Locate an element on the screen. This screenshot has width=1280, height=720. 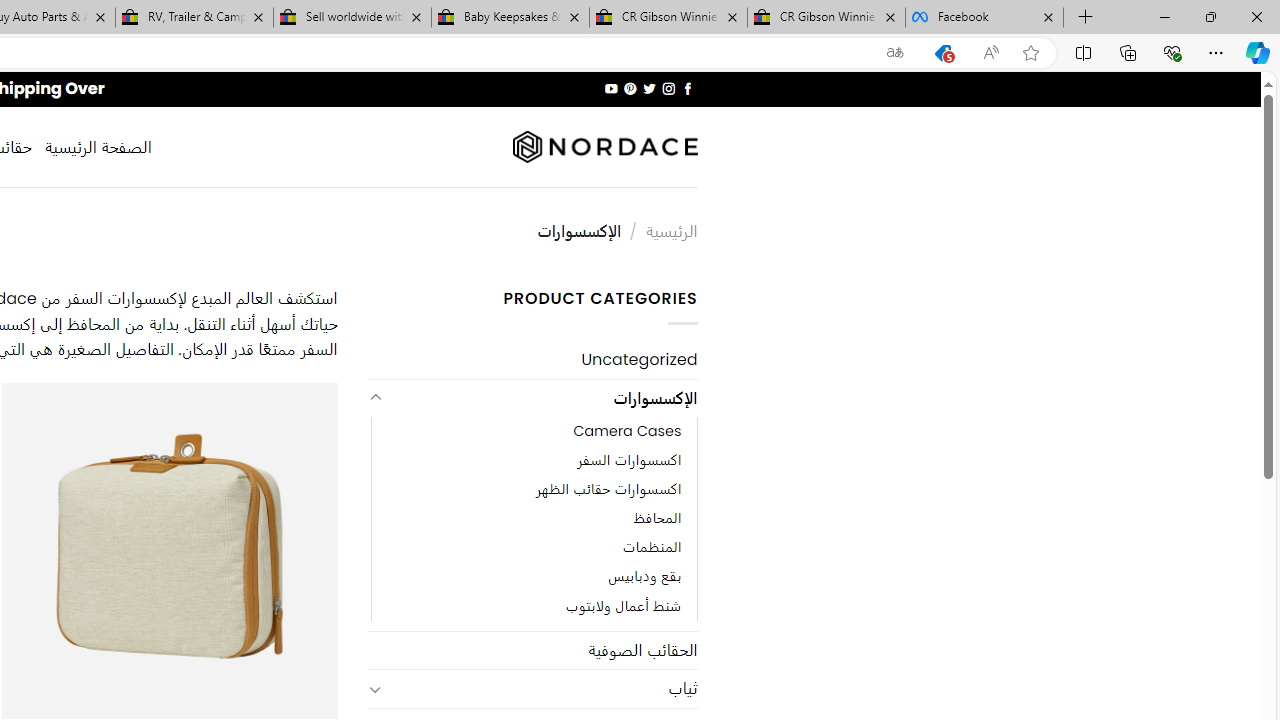
'Minimize' is located at coordinates (1164, 16).